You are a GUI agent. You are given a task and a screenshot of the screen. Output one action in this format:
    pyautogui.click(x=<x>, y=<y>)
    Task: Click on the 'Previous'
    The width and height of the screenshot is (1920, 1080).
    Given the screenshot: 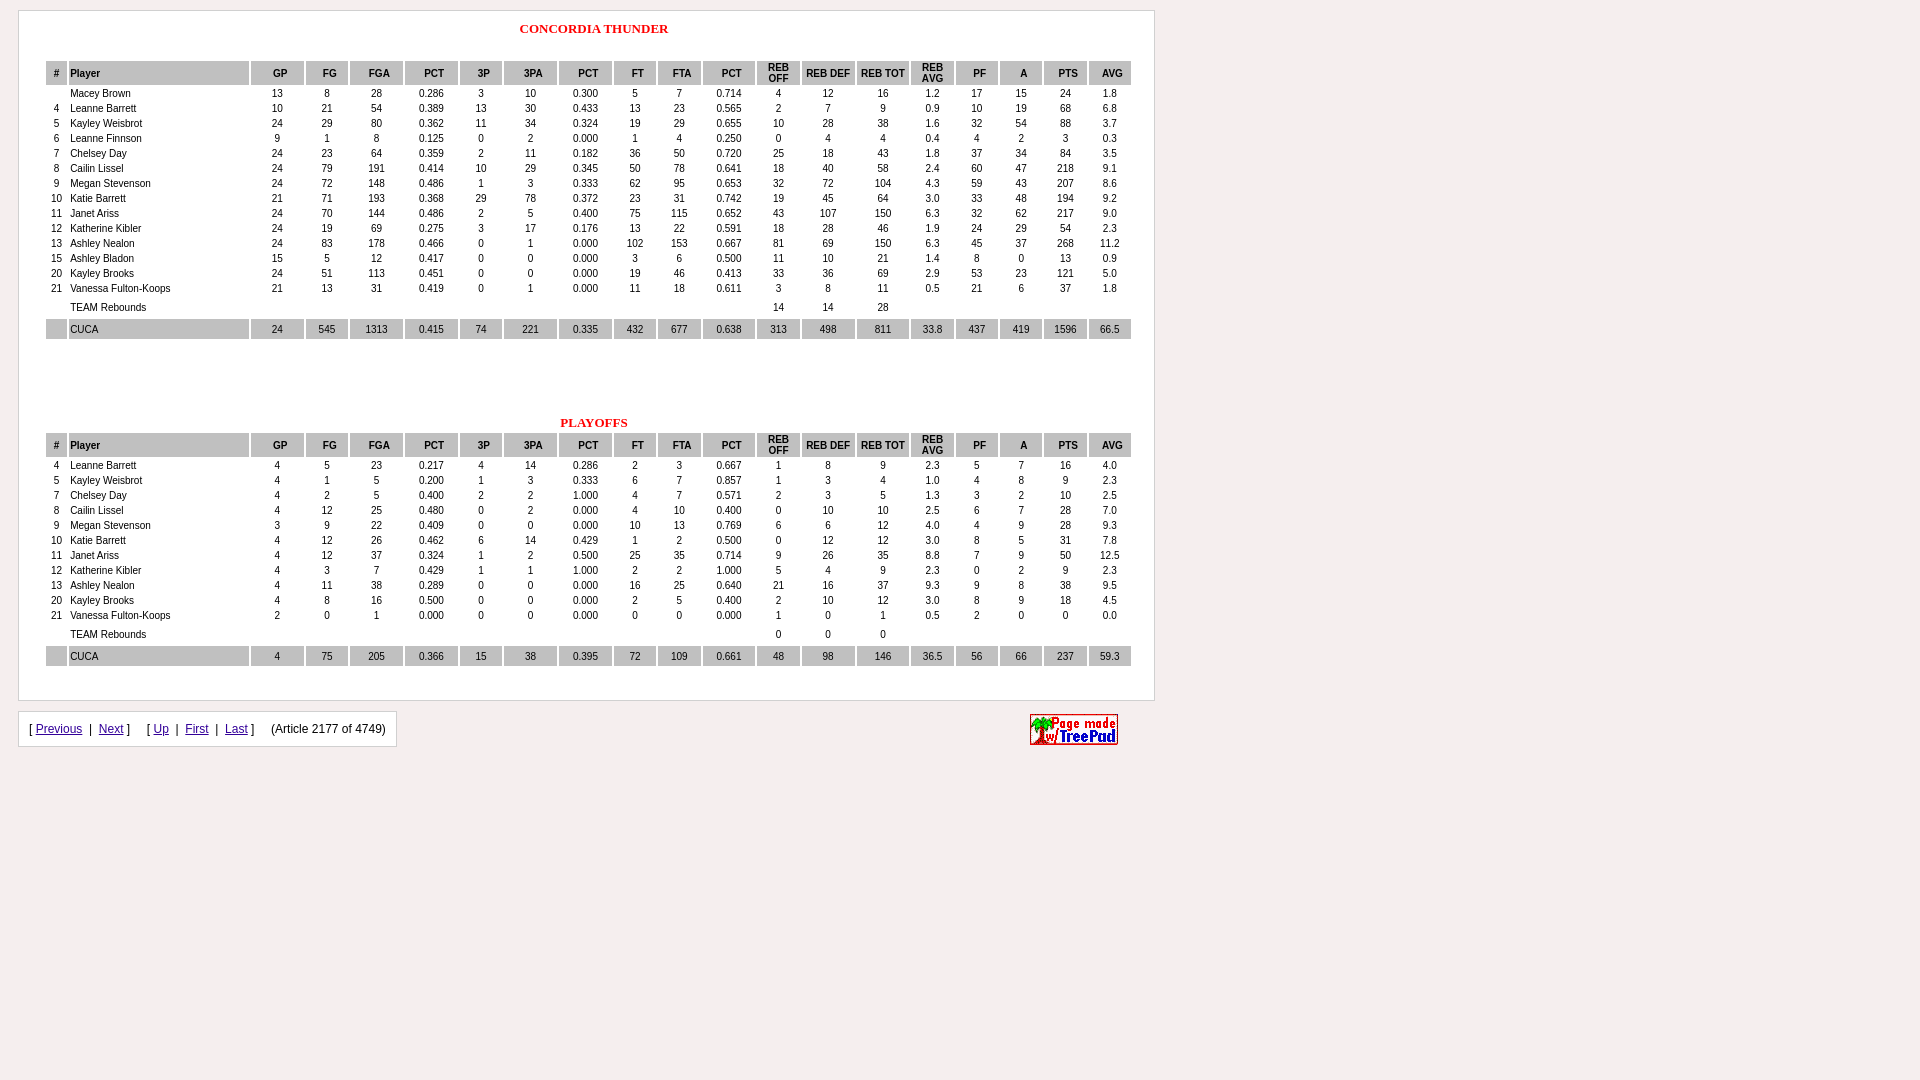 What is the action you would take?
    pyautogui.click(x=59, y=729)
    